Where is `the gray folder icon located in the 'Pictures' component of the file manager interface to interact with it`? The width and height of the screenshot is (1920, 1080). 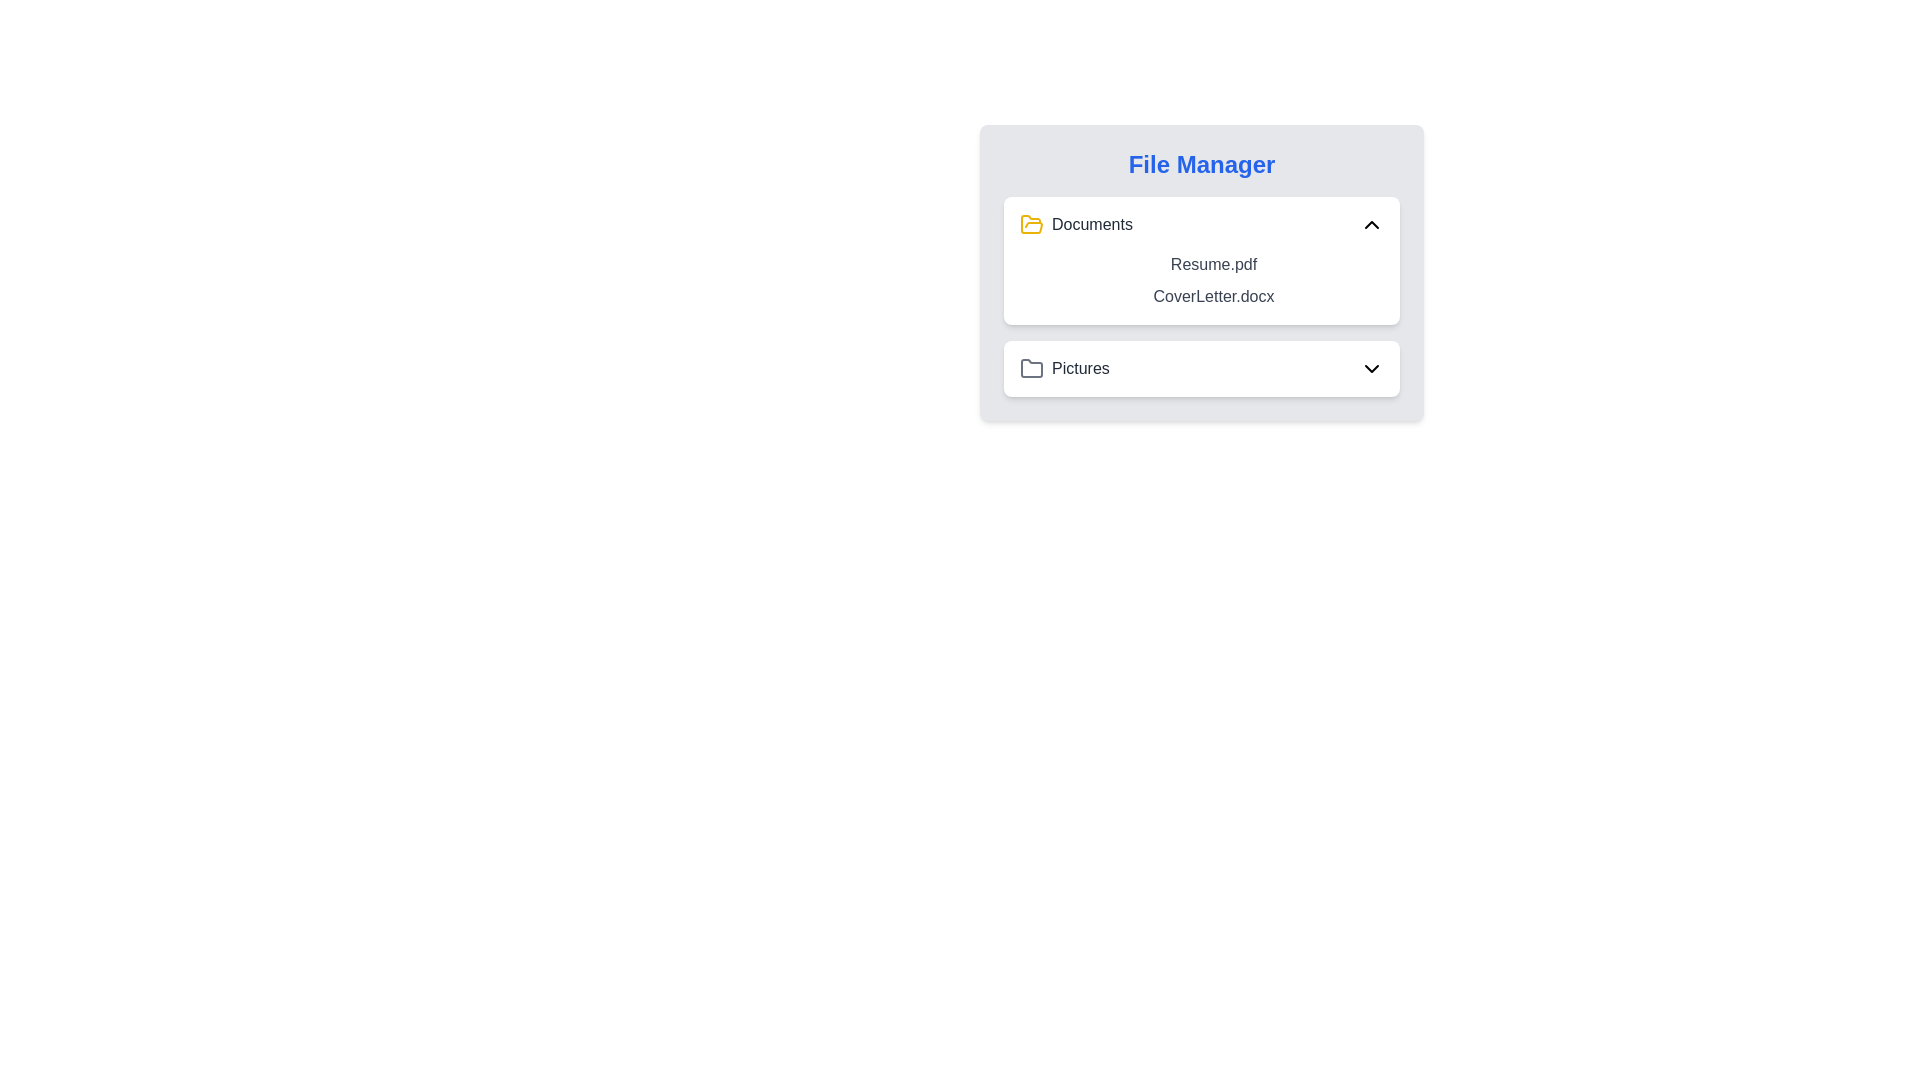 the gray folder icon located in the 'Pictures' component of the file manager interface to interact with it is located at coordinates (1032, 369).